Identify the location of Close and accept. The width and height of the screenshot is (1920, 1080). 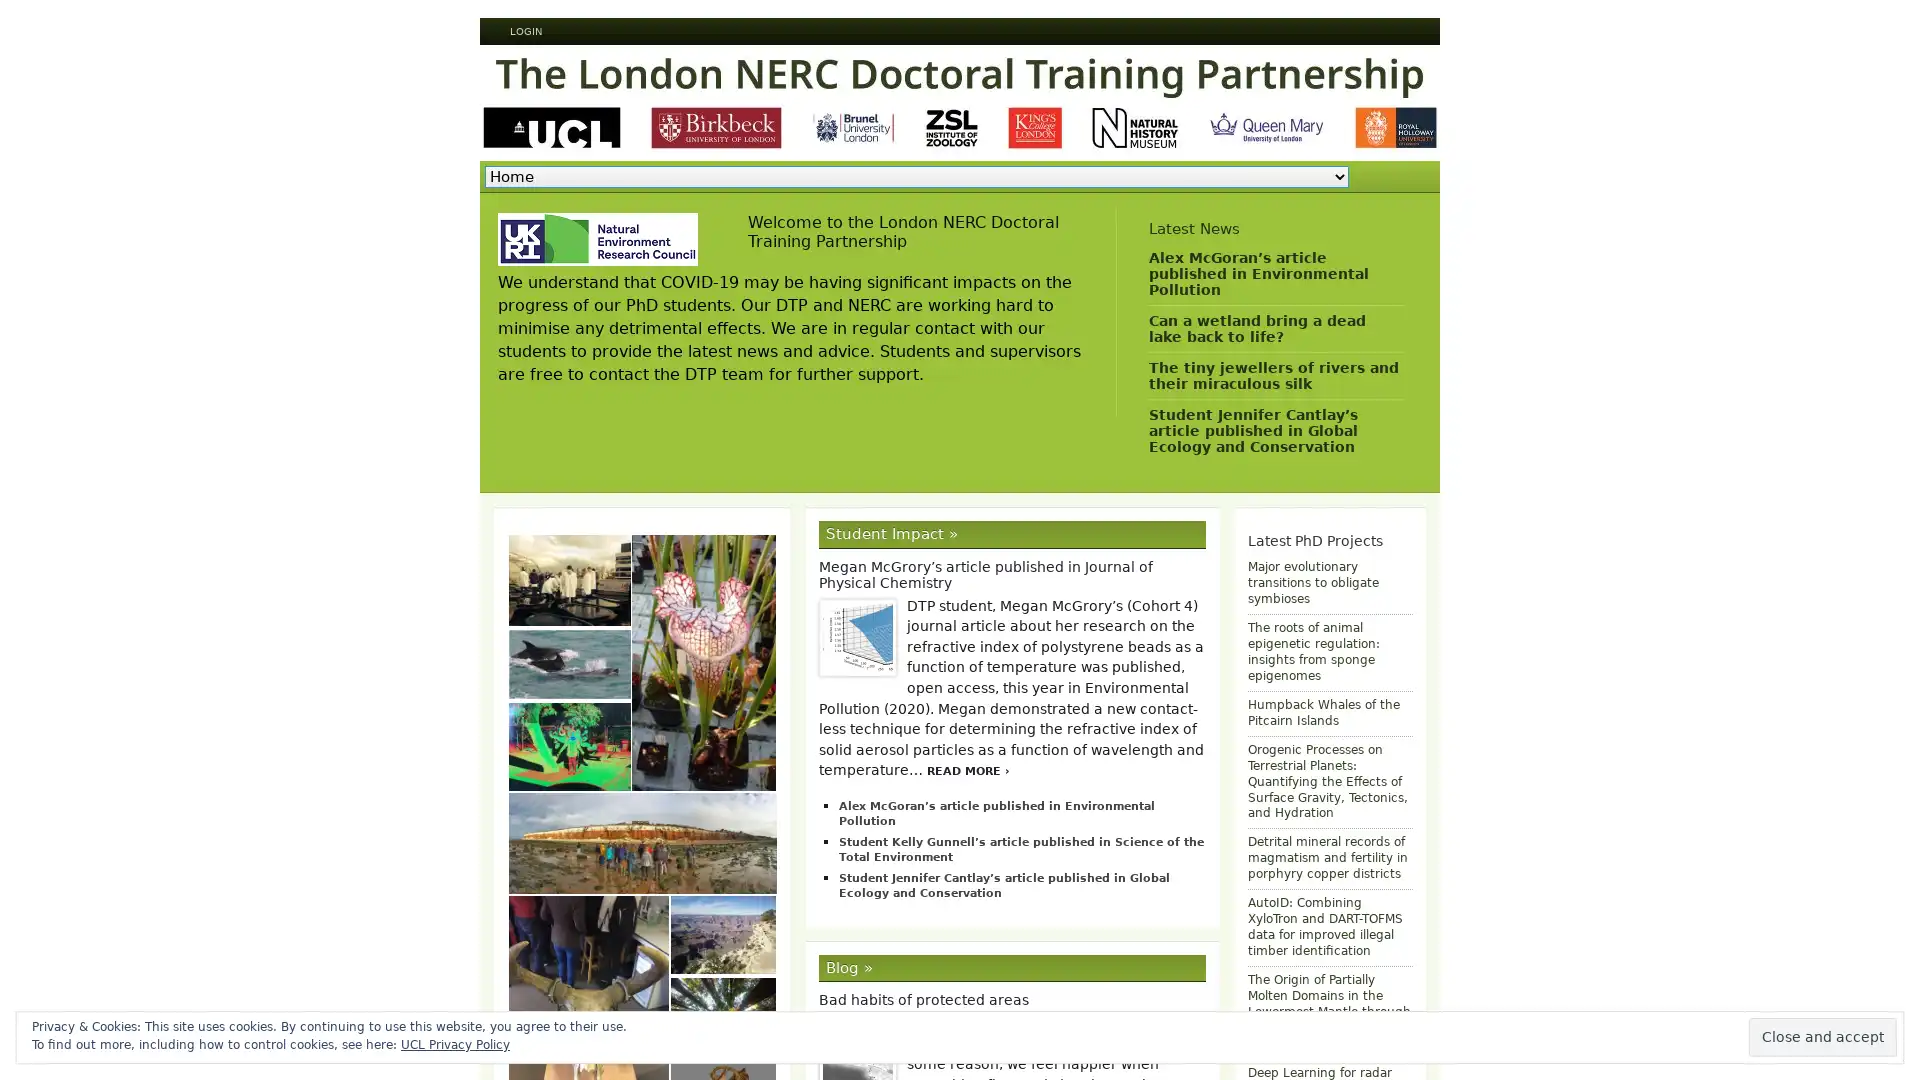
(1823, 1036).